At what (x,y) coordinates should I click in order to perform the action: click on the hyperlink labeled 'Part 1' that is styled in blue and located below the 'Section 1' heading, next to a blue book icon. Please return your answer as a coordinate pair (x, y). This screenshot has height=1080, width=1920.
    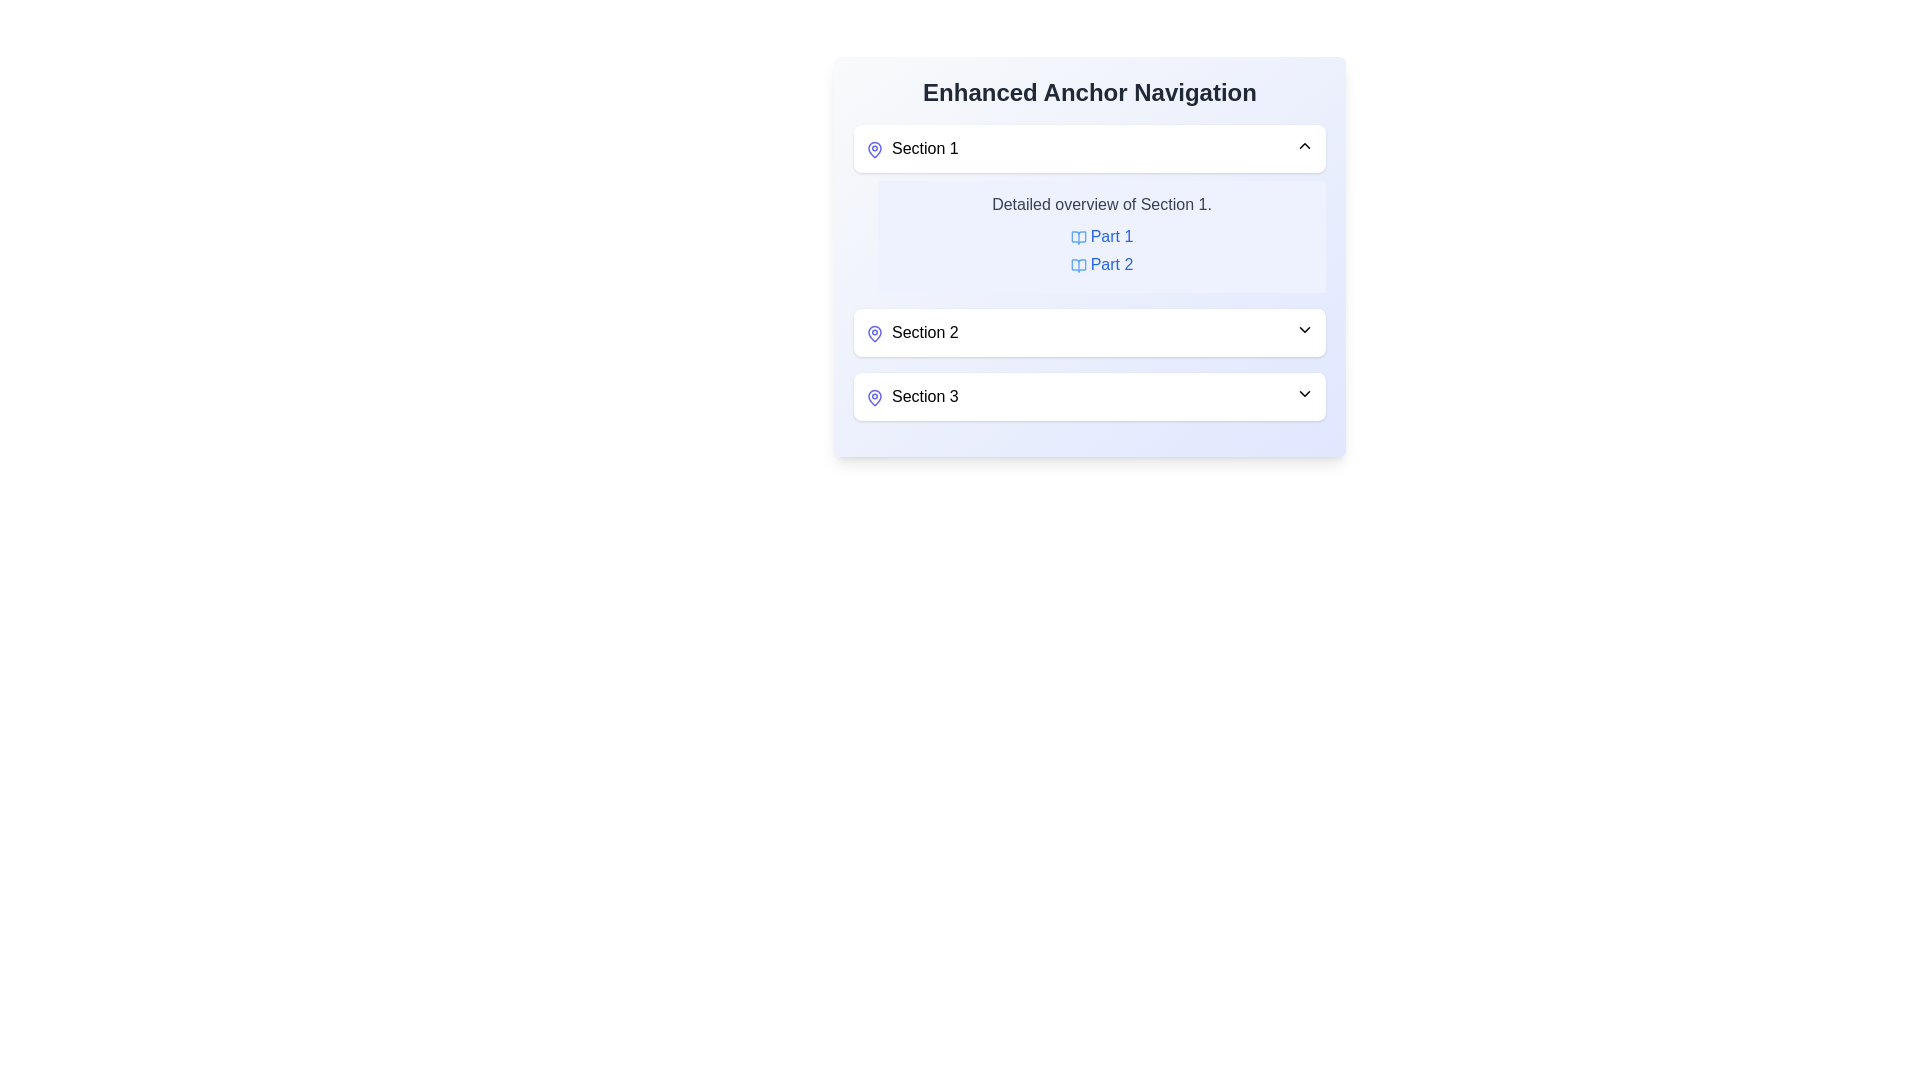
    Looking at the image, I should click on (1101, 235).